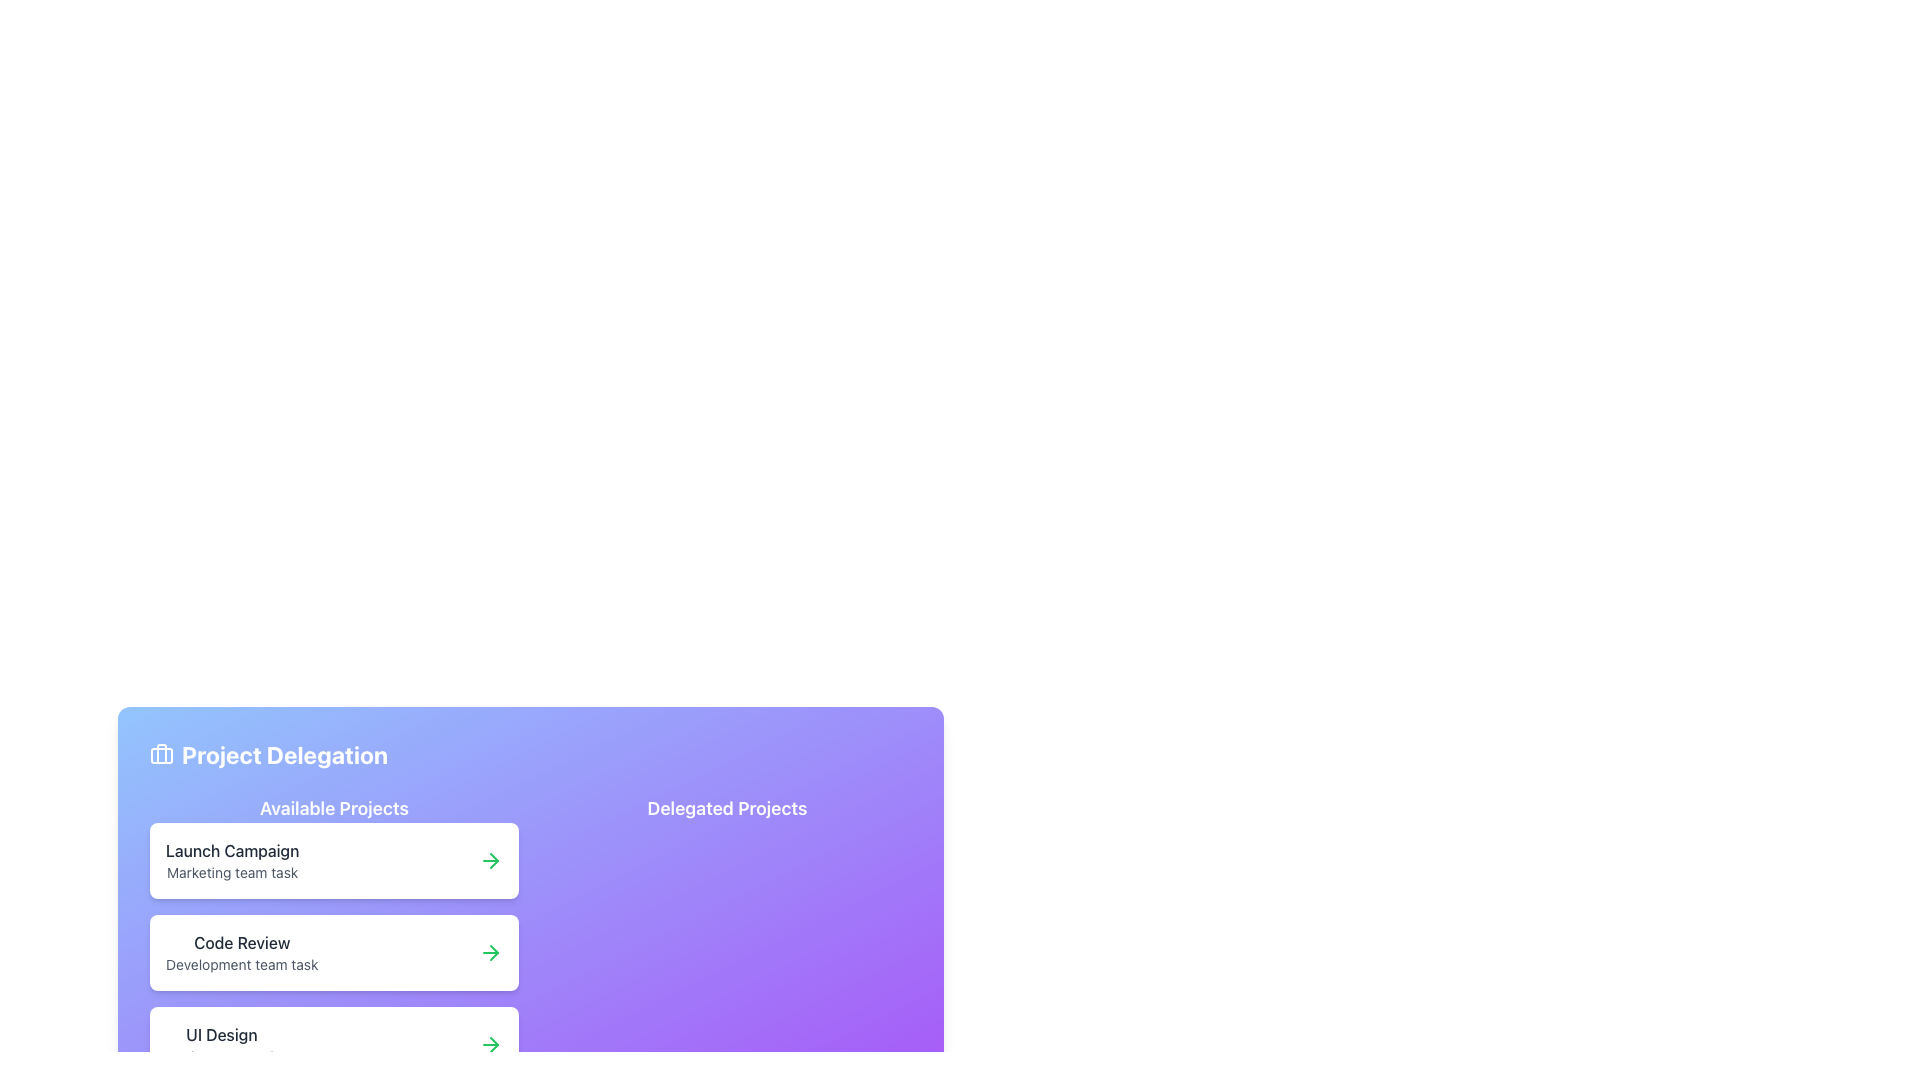 This screenshot has width=1920, height=1080. I want to click on the 'Code Review' text label located within the 'Project Delegation' section, which is the second item from the top in a list under the 'Available Projects' title, positioned to the left of a right-facing arrow icon, so click(241, 951).